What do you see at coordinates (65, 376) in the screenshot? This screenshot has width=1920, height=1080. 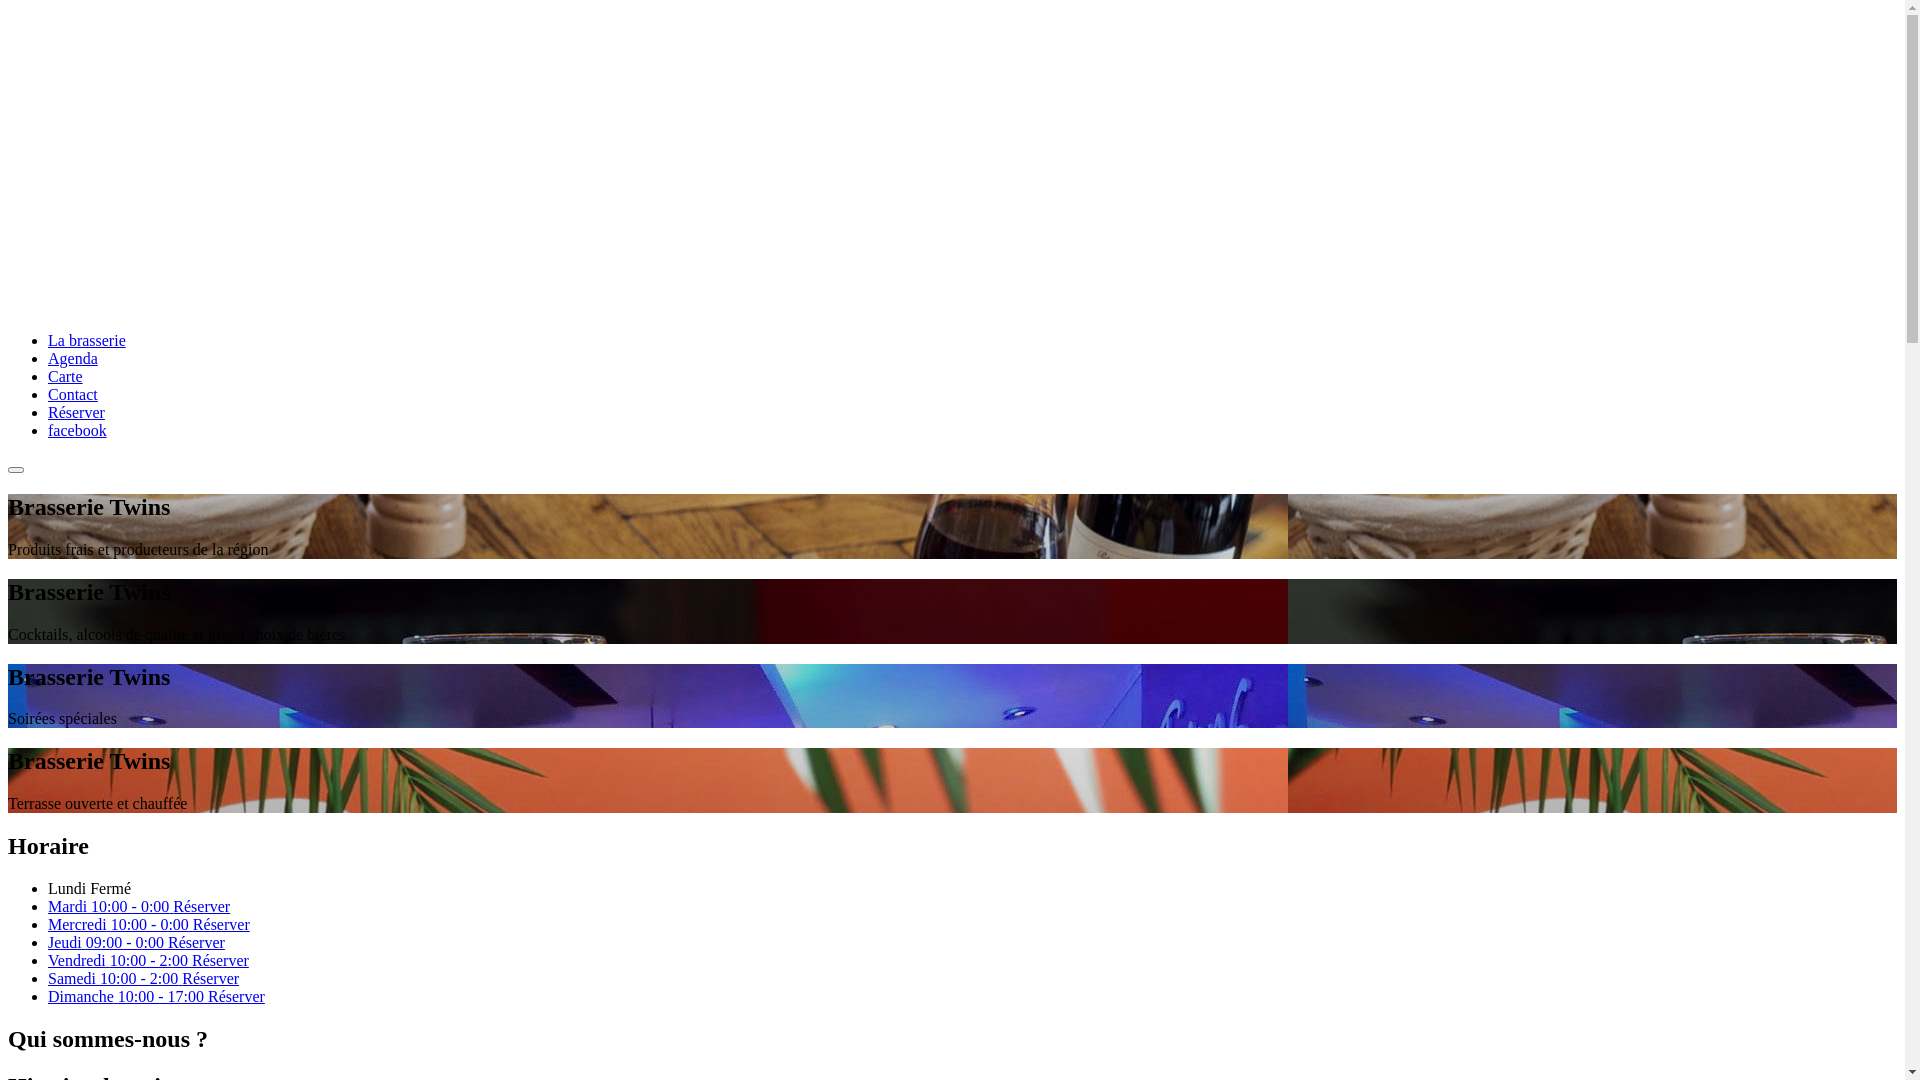 I see `'Carte'` at bounding box center [65, 376].